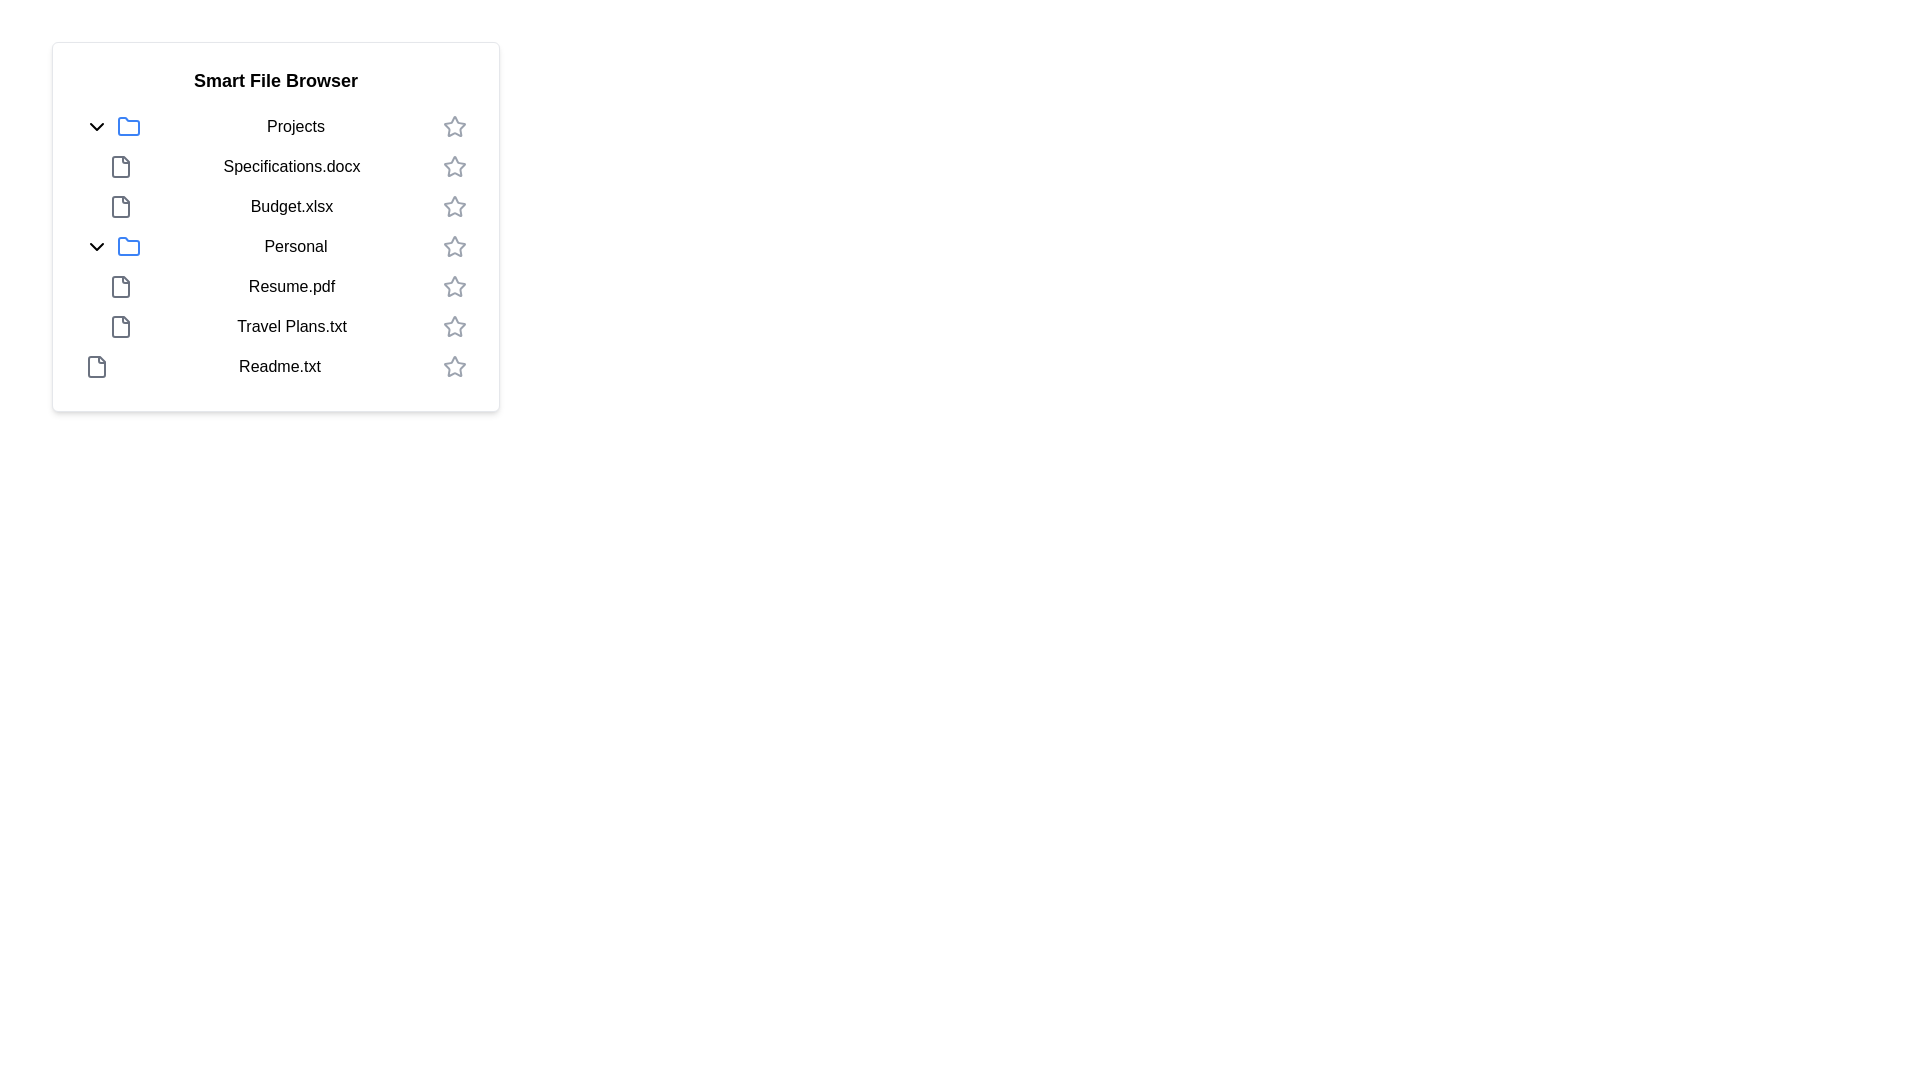 The width and height of the screenshot is (1920, 1080). Describe the element at coordinates (128, 127) in the screenshot. I see `the folder icon located to the right of the downward chevron icon in the 'Projects' list item` at that location.